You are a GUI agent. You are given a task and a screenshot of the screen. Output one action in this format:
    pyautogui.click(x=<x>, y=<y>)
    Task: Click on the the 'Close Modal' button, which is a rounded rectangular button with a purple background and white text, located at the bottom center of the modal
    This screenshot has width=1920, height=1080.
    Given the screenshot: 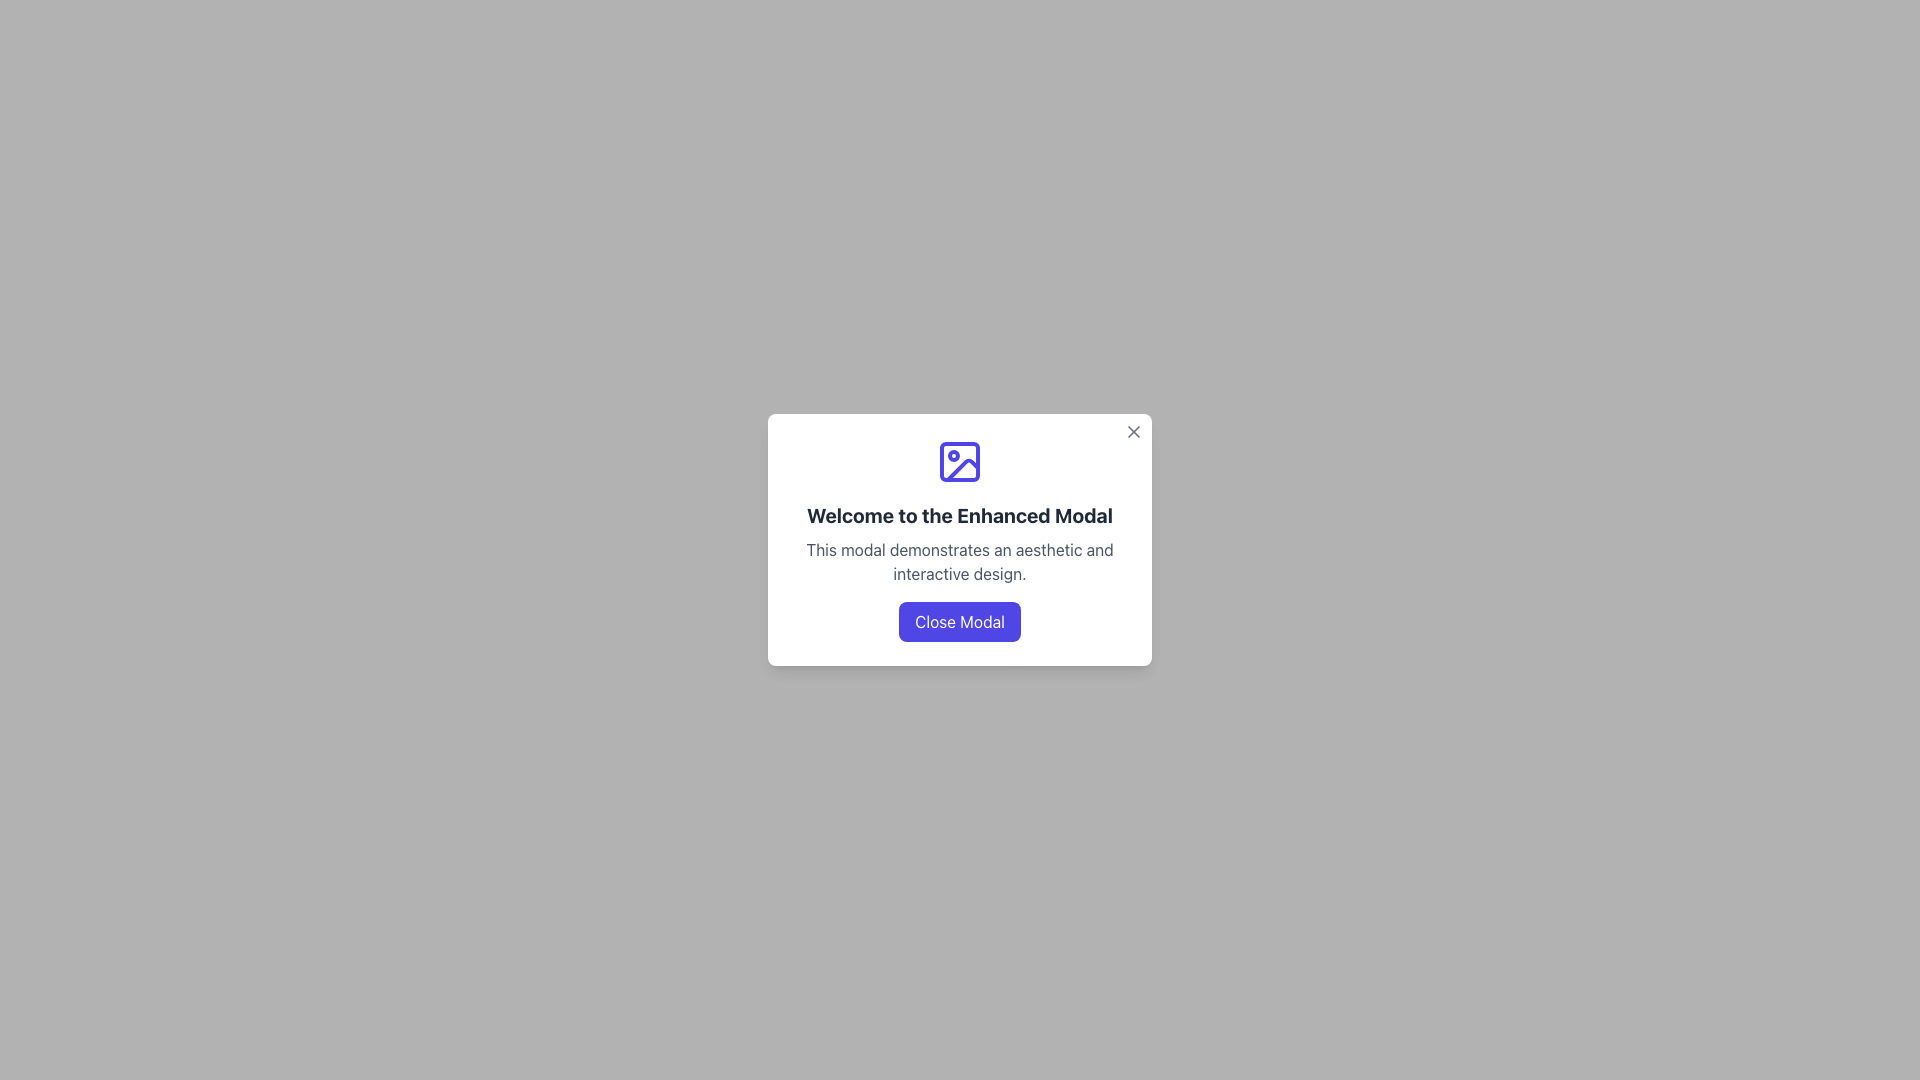 What is the action you would take?
    pyautogui.click(x=960, y=620)
    